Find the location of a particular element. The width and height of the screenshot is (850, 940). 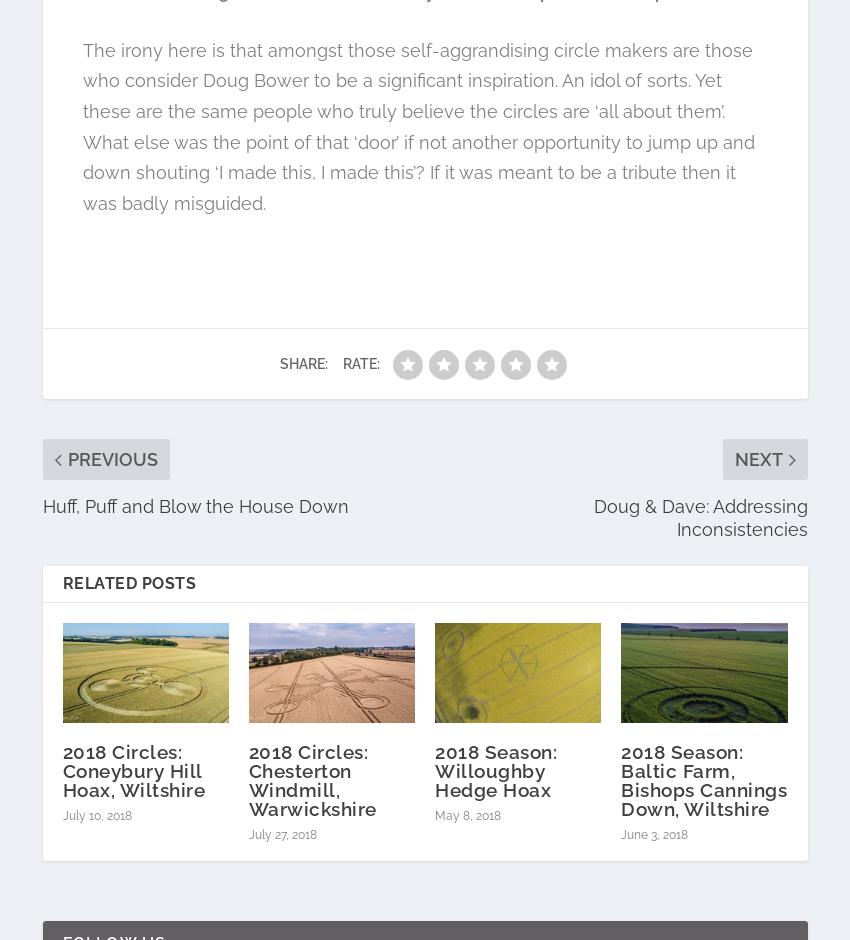

'July 10, 2018' is located at coordinates (95, 814).